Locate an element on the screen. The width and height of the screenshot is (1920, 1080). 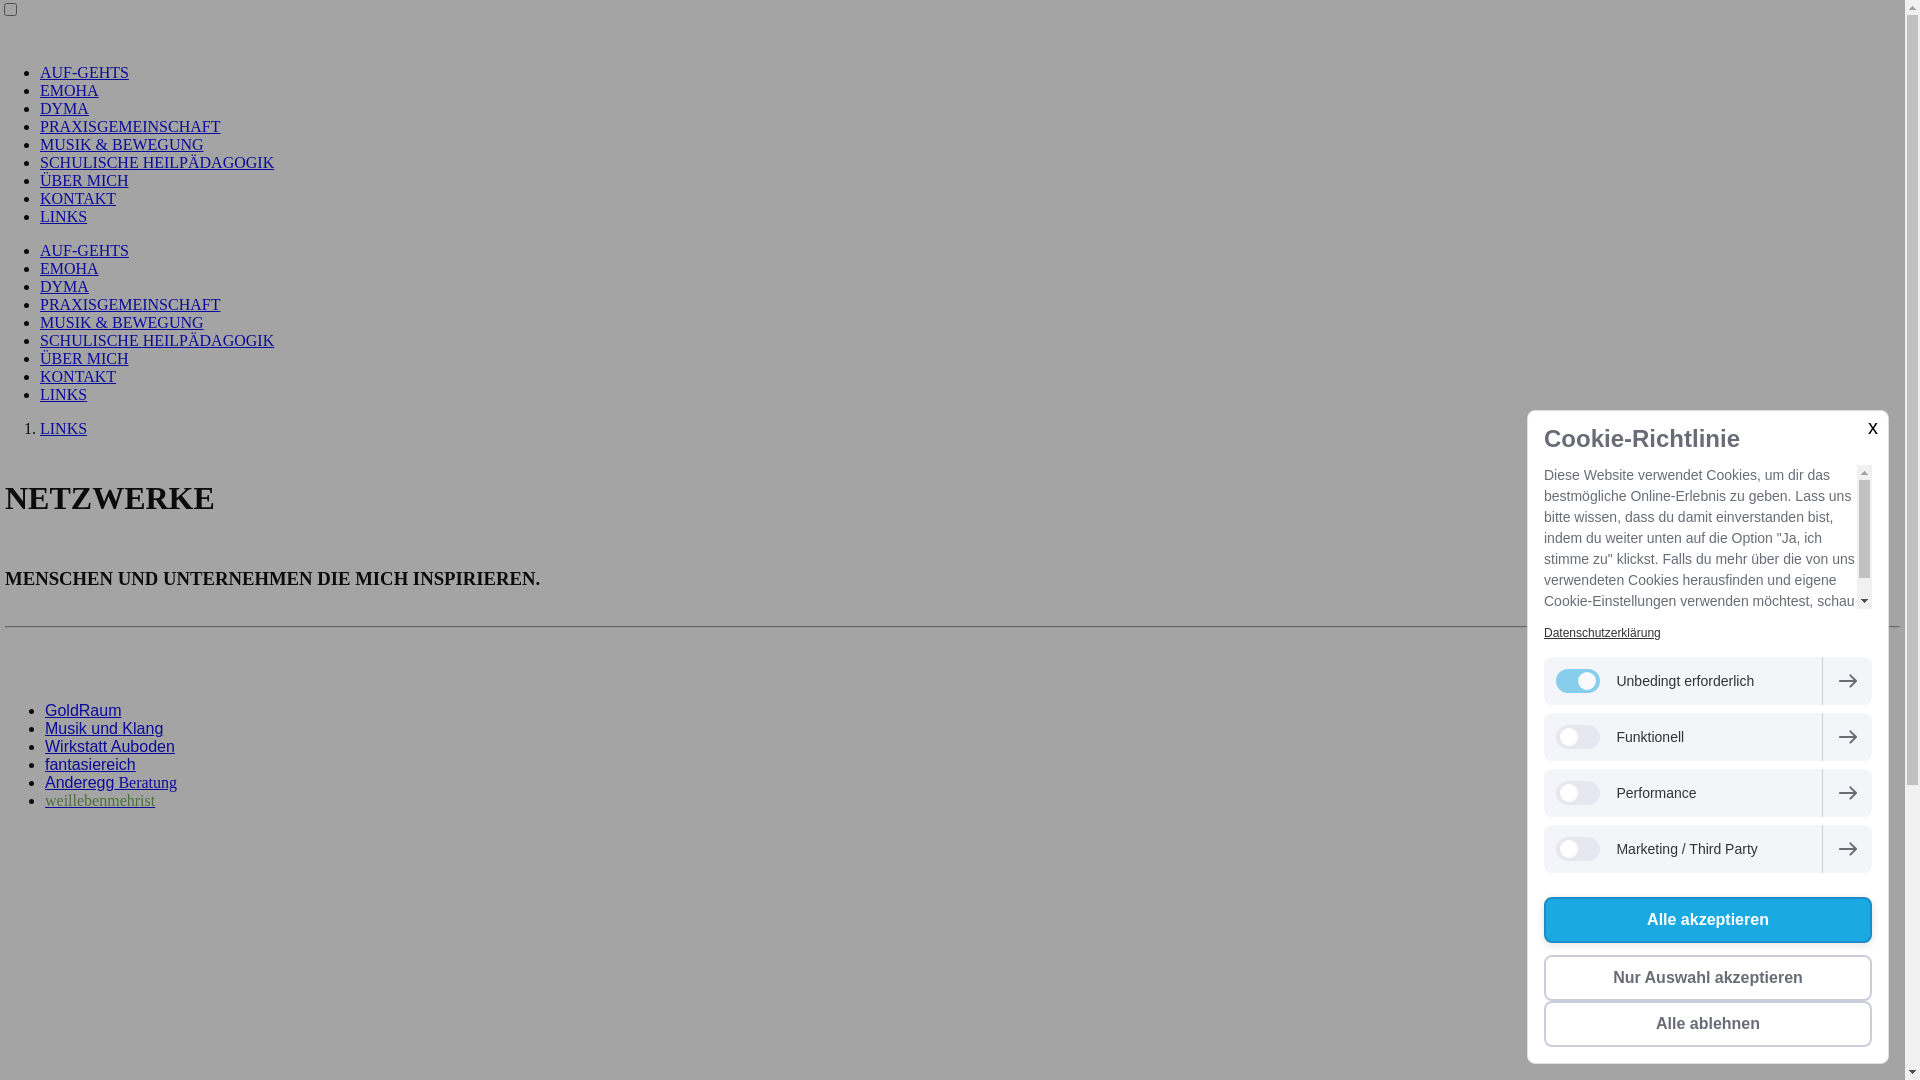
'Musik und Klang' is located at coordinates (103, 728).